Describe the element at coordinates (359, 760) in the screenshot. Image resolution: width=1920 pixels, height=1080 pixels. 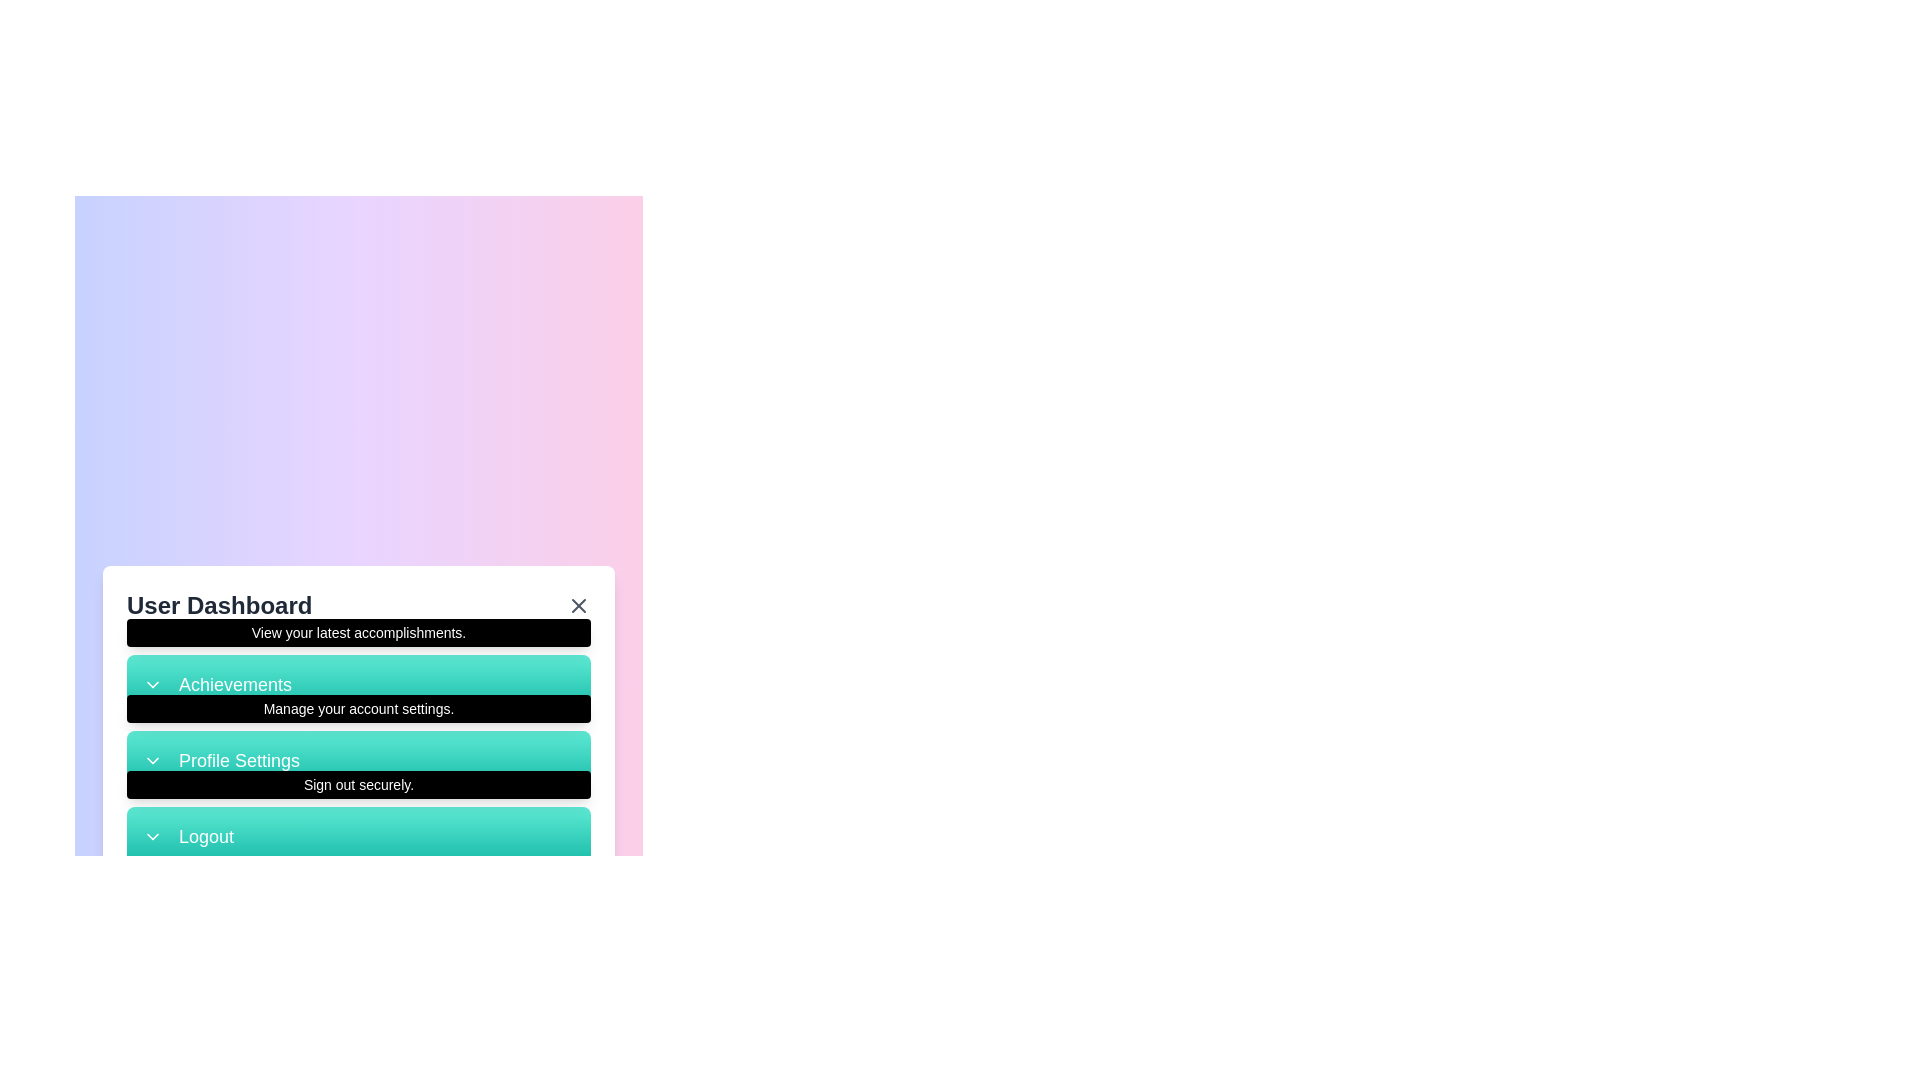
I see `the second option in the stacked list within the 'User Dashboard' panel` at that location.